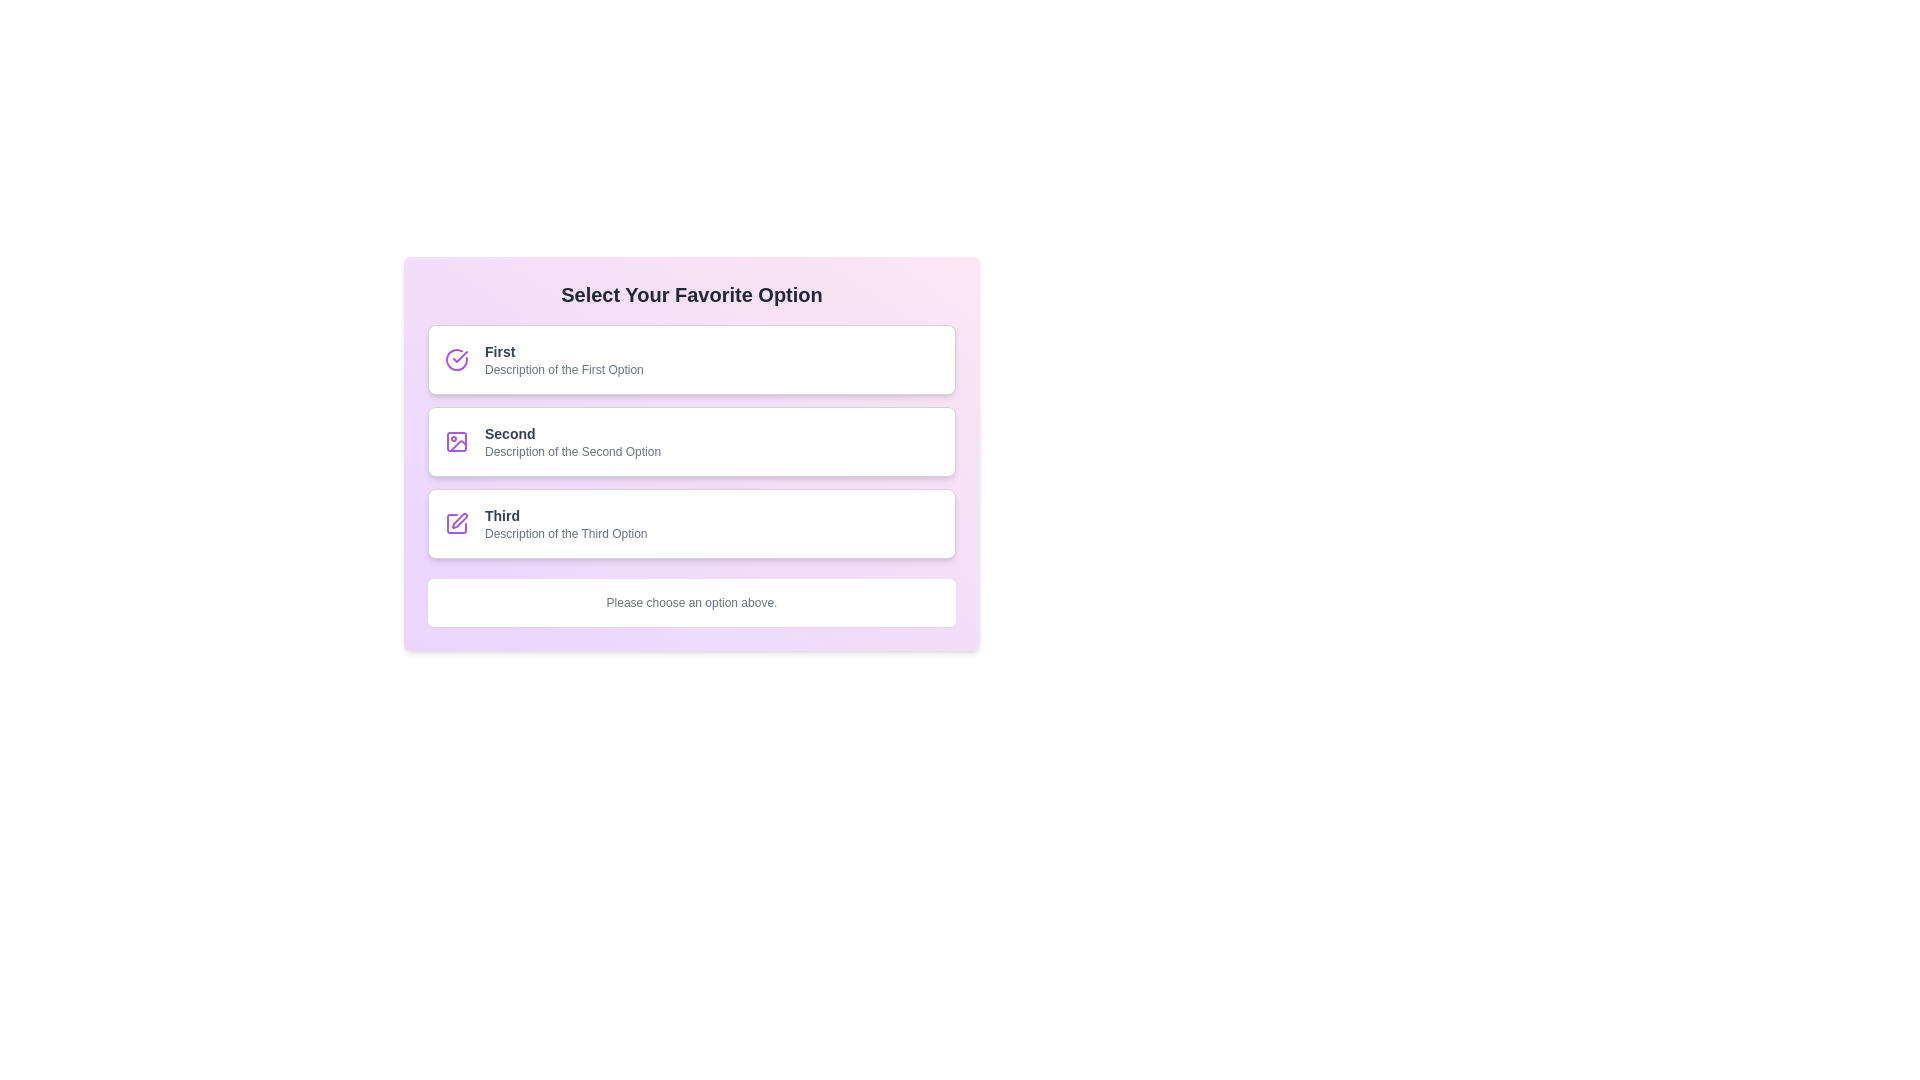 The image size is (1920, 1080). I want to click on the descriptive subtitle text label located beneath the 'Third' label in the third box of the vertical list of selectable options, so click(565, 532).